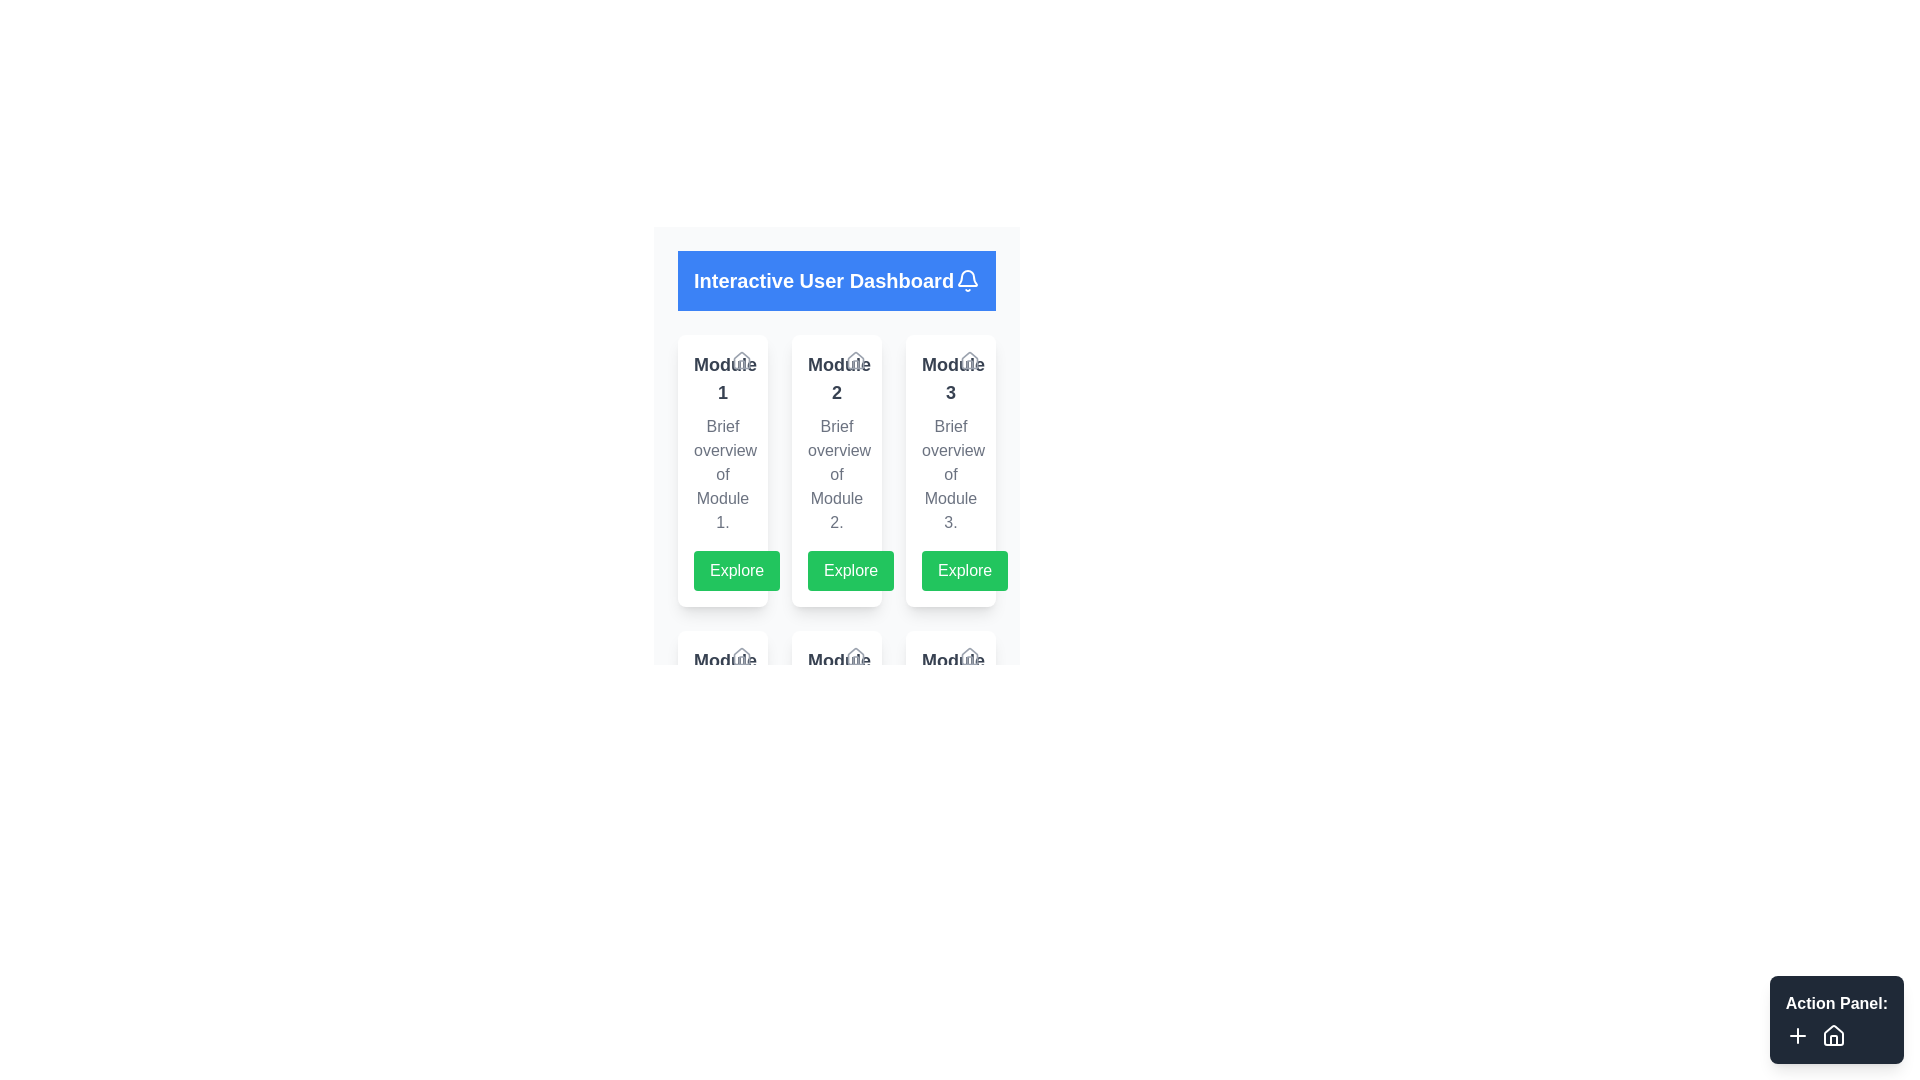  What do you see at coordinates (836, 378) in the screenshot?
I see `the text 'Module 2' in bold gray color for copying, which is located in the central card above the descriptive text and below a house icon` at bounding box center [836, 378].